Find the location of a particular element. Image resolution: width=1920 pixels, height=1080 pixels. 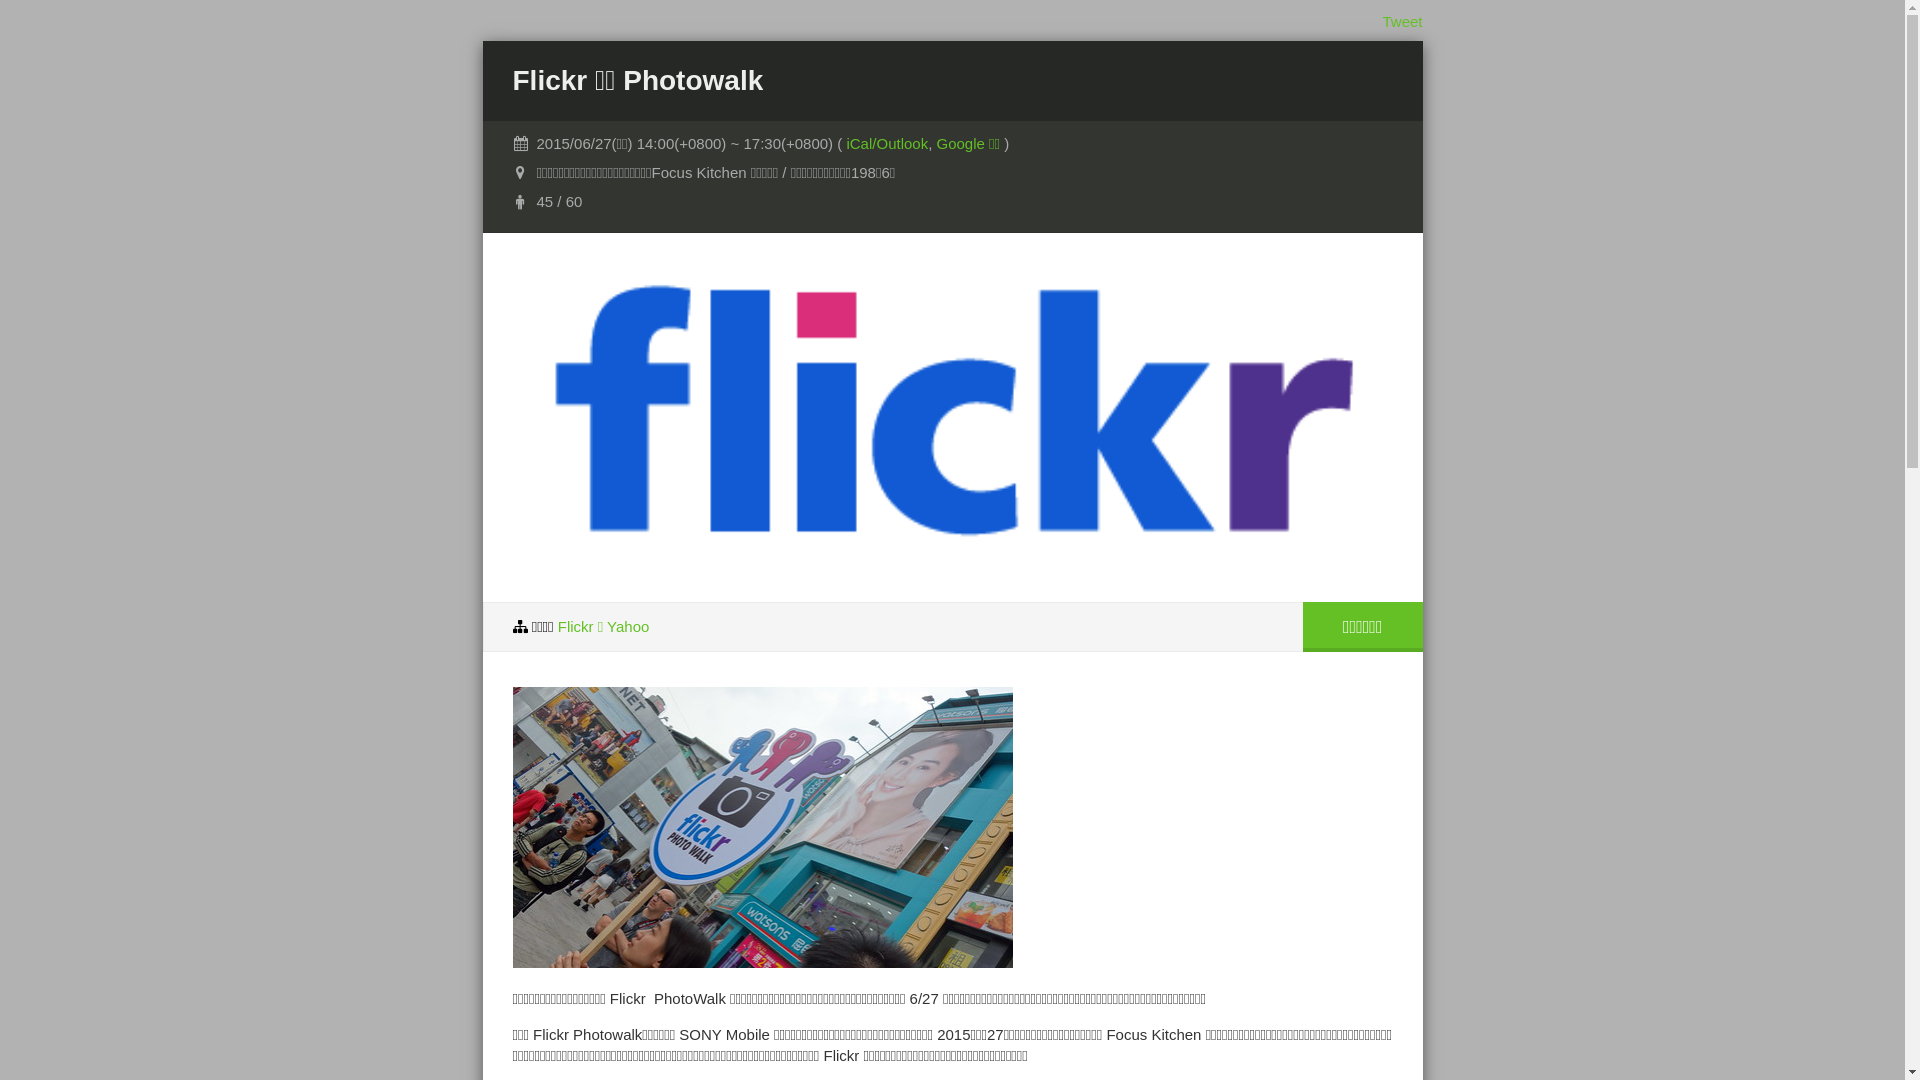

'Tweet' is located at coordinates (1400, 21).